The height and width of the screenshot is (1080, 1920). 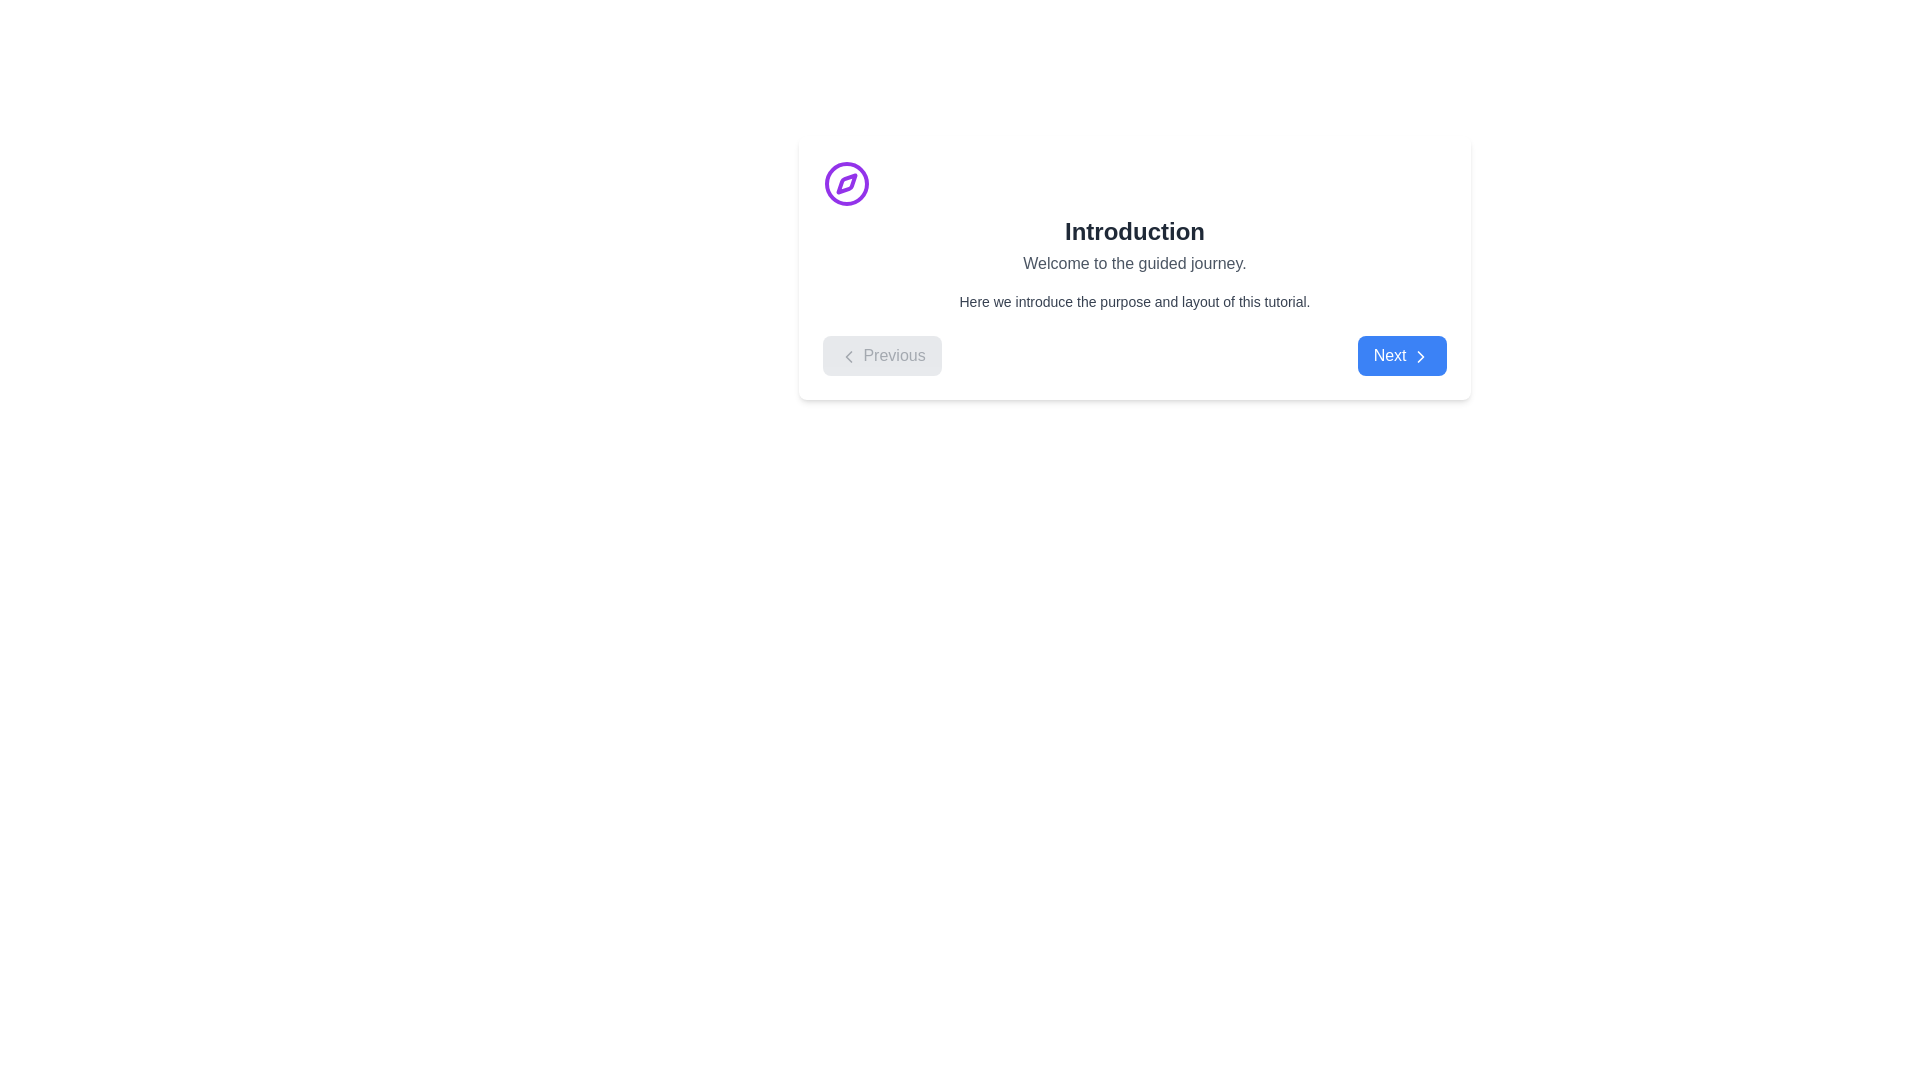 I want to click on the arrow icon located at the bottom-right corner of the 'Next' button to proceed to the next step, so click(x=1419, y=354).